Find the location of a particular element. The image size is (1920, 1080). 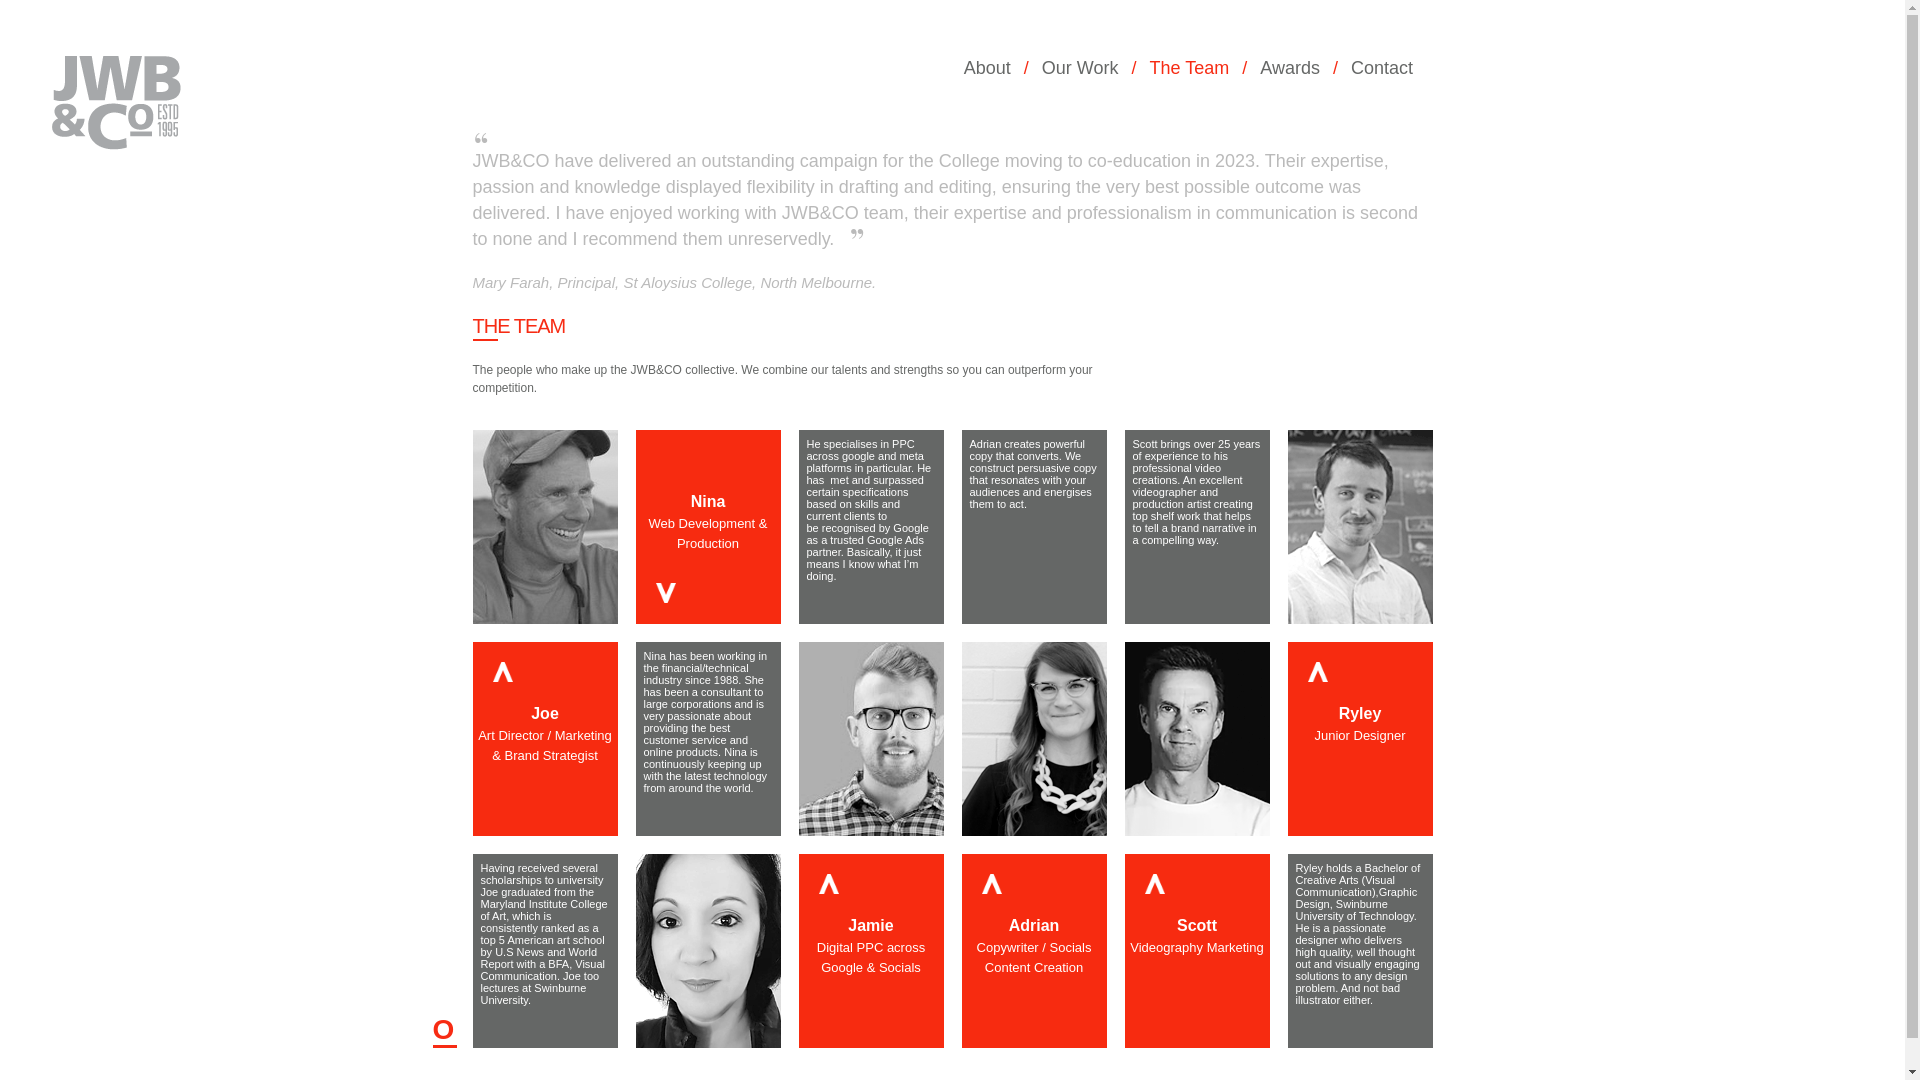

' ' is located at coordinates (19, 134).